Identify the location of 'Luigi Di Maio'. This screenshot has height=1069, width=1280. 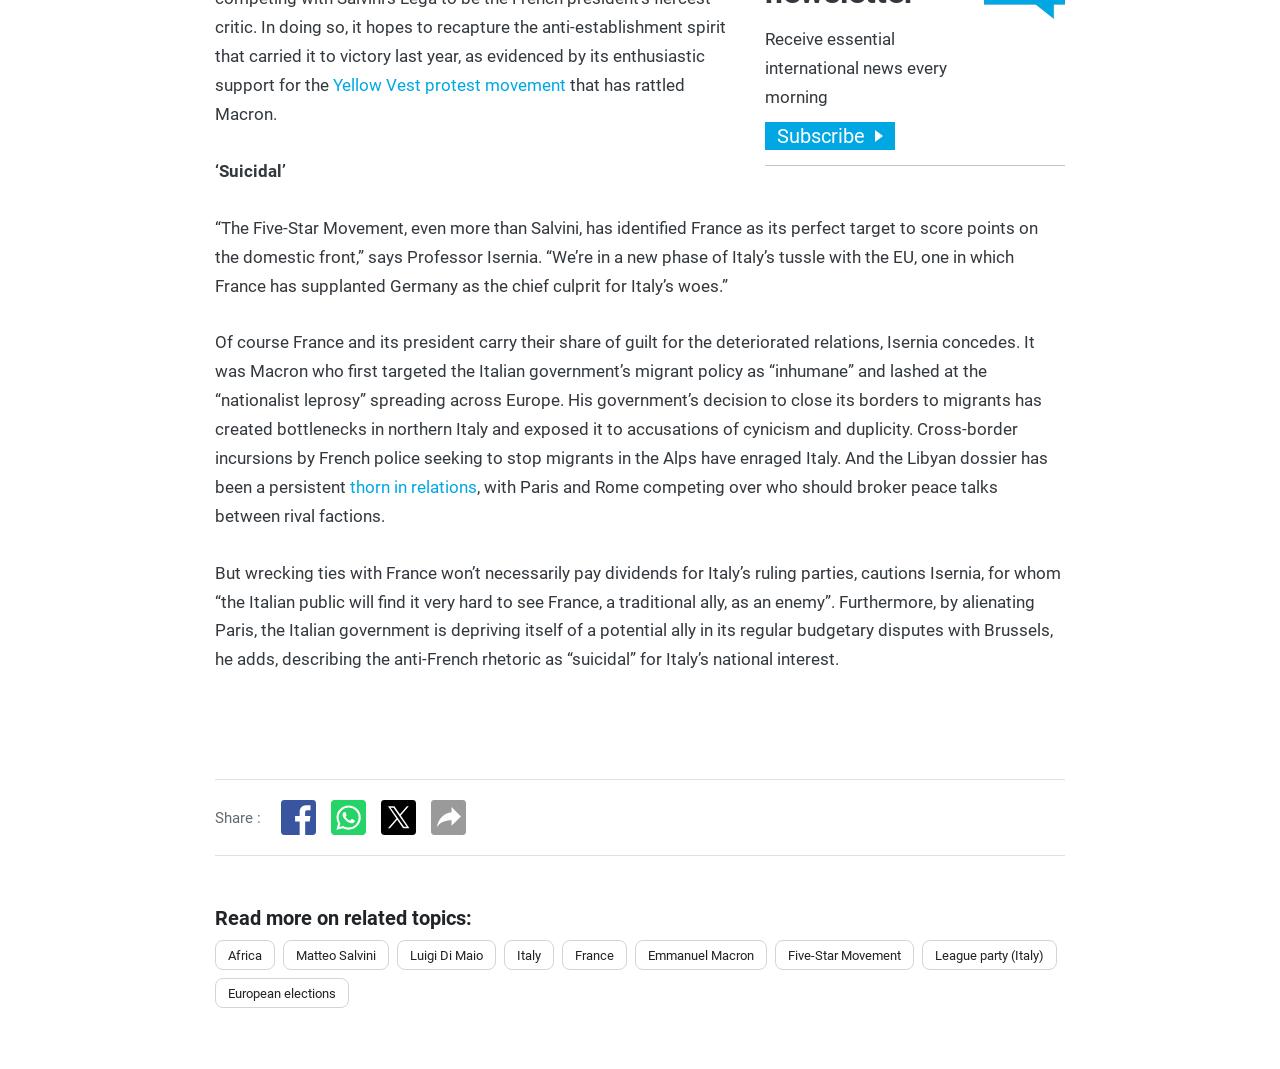
(445, 953).